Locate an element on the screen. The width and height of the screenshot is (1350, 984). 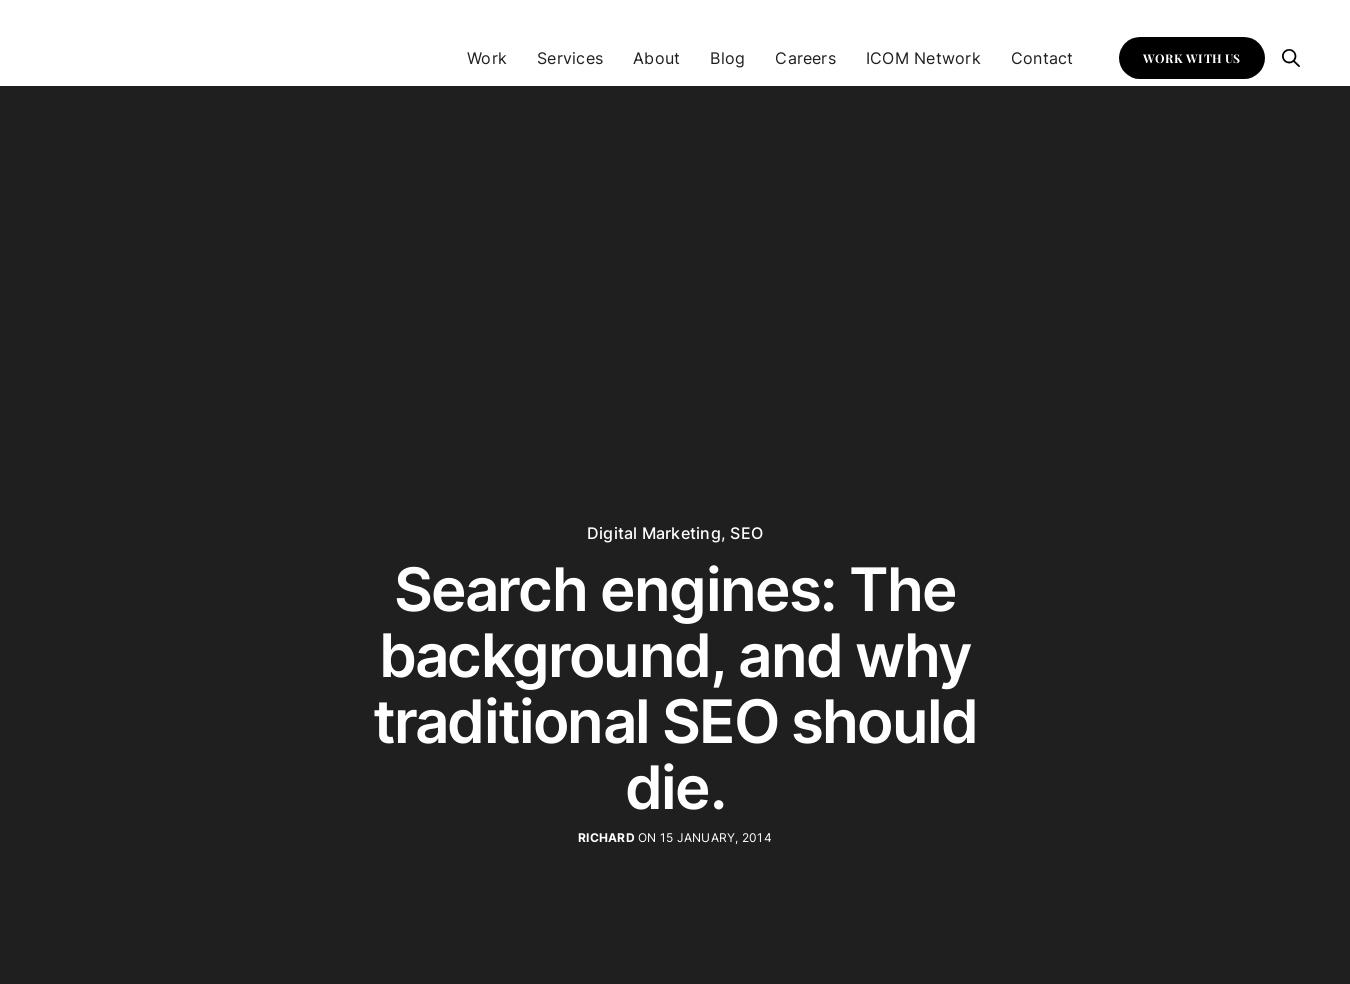
'ICOM Network' is located at coordinates (864, 56).